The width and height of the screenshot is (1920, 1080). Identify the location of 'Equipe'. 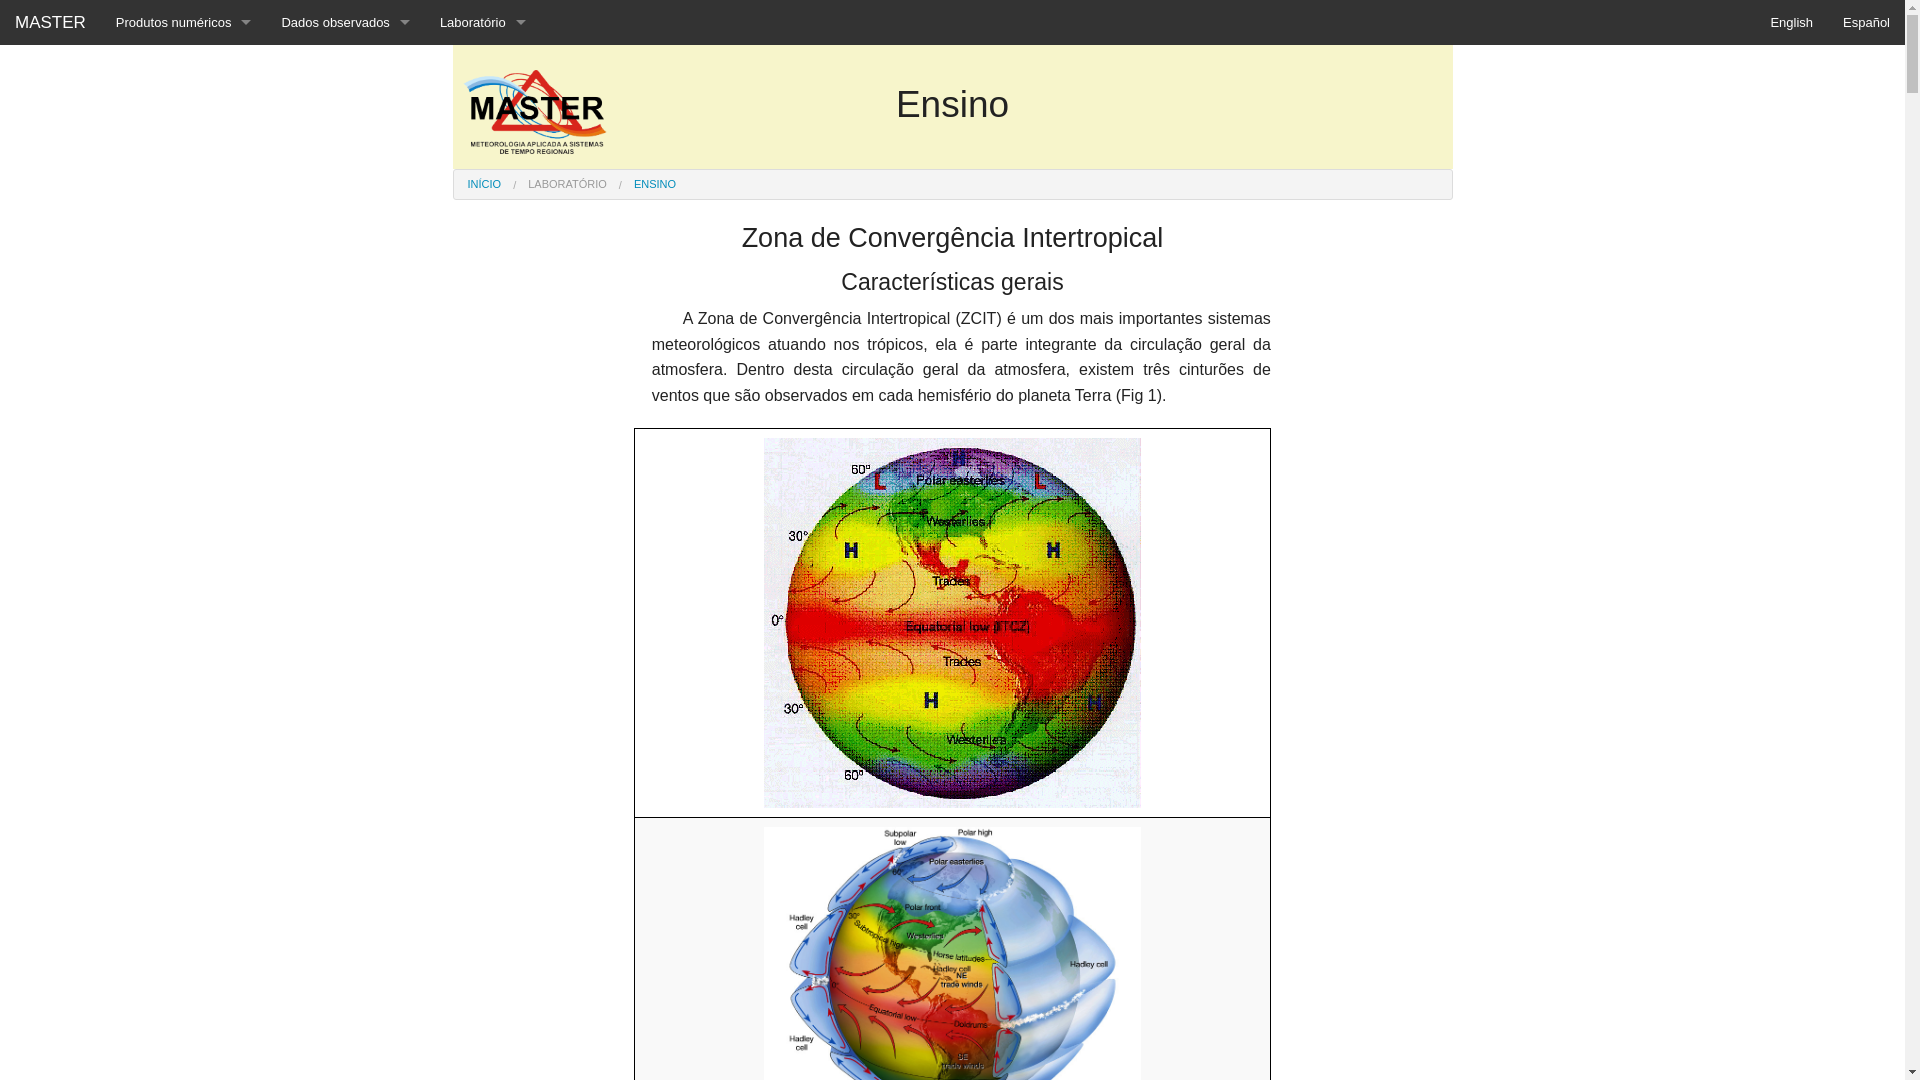
(483, 66).